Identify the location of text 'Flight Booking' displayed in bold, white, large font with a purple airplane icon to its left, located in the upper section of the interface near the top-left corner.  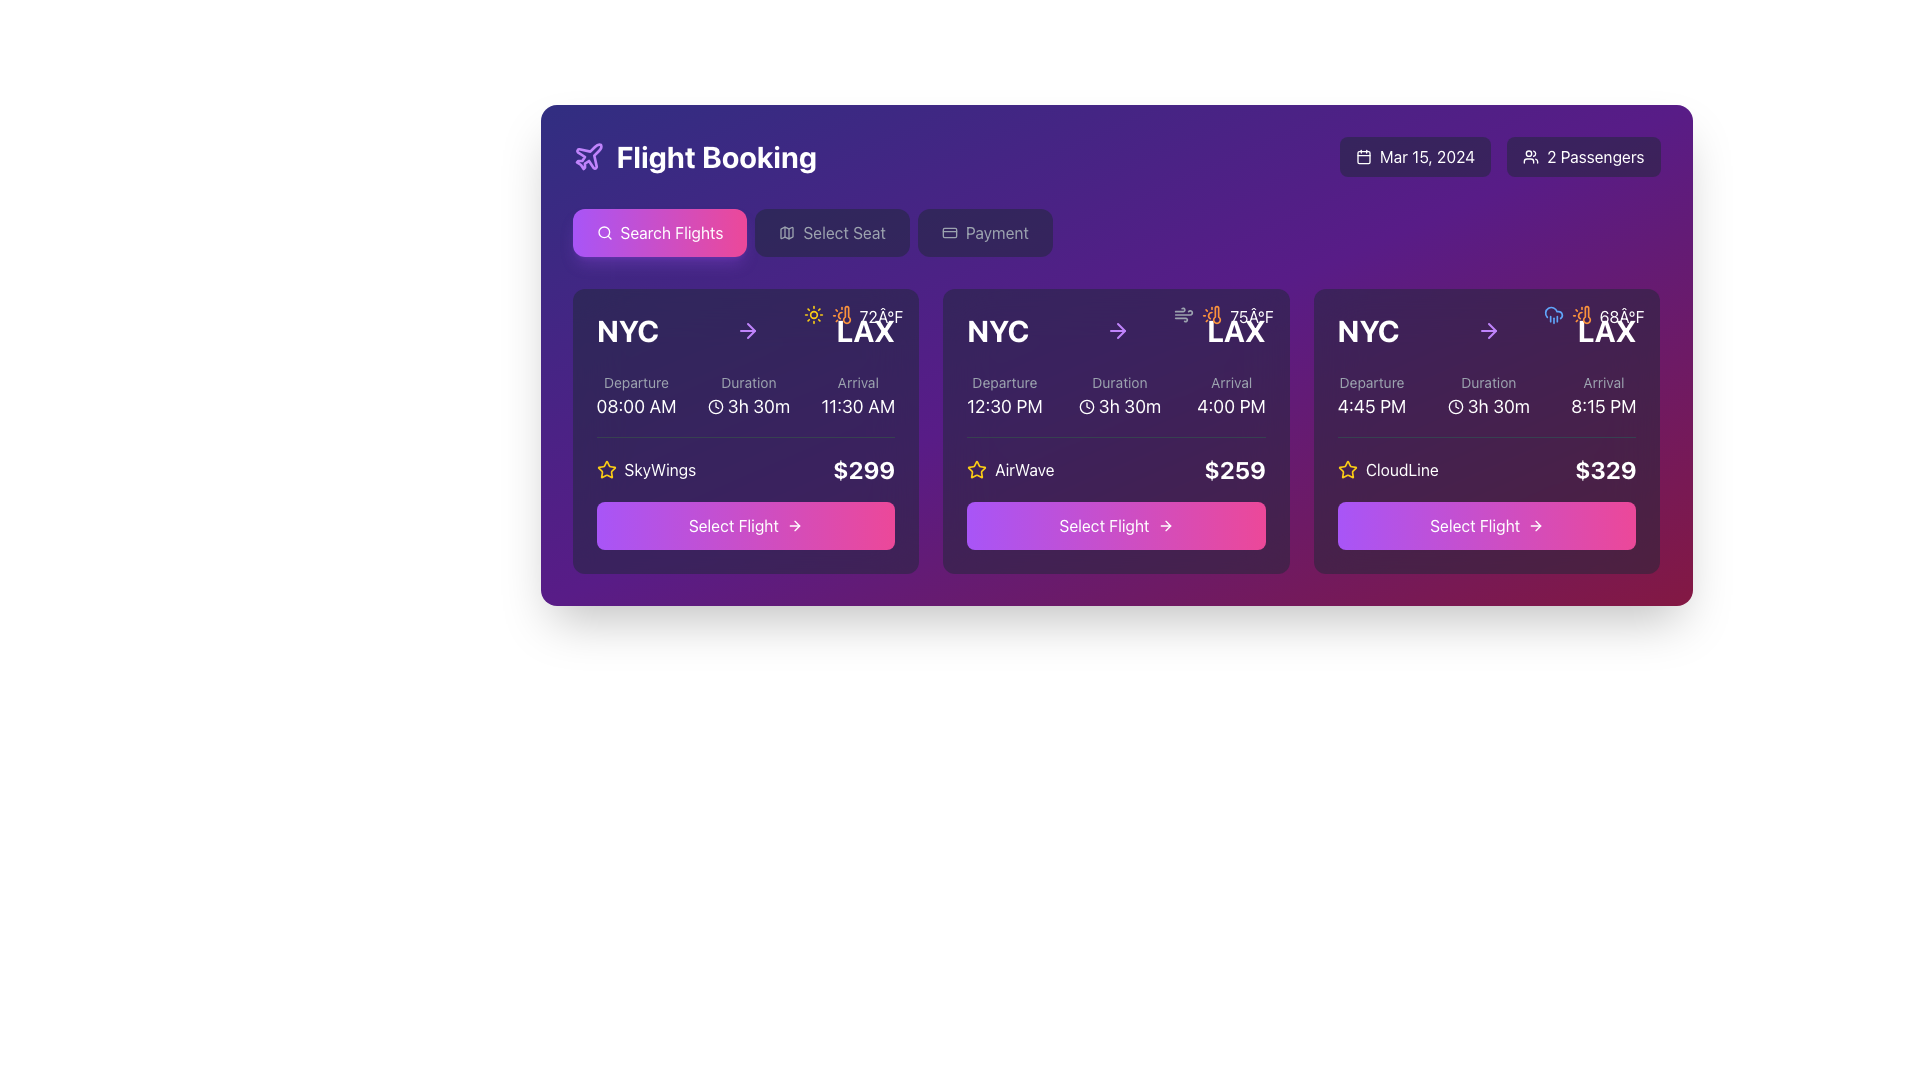
(694, 156).